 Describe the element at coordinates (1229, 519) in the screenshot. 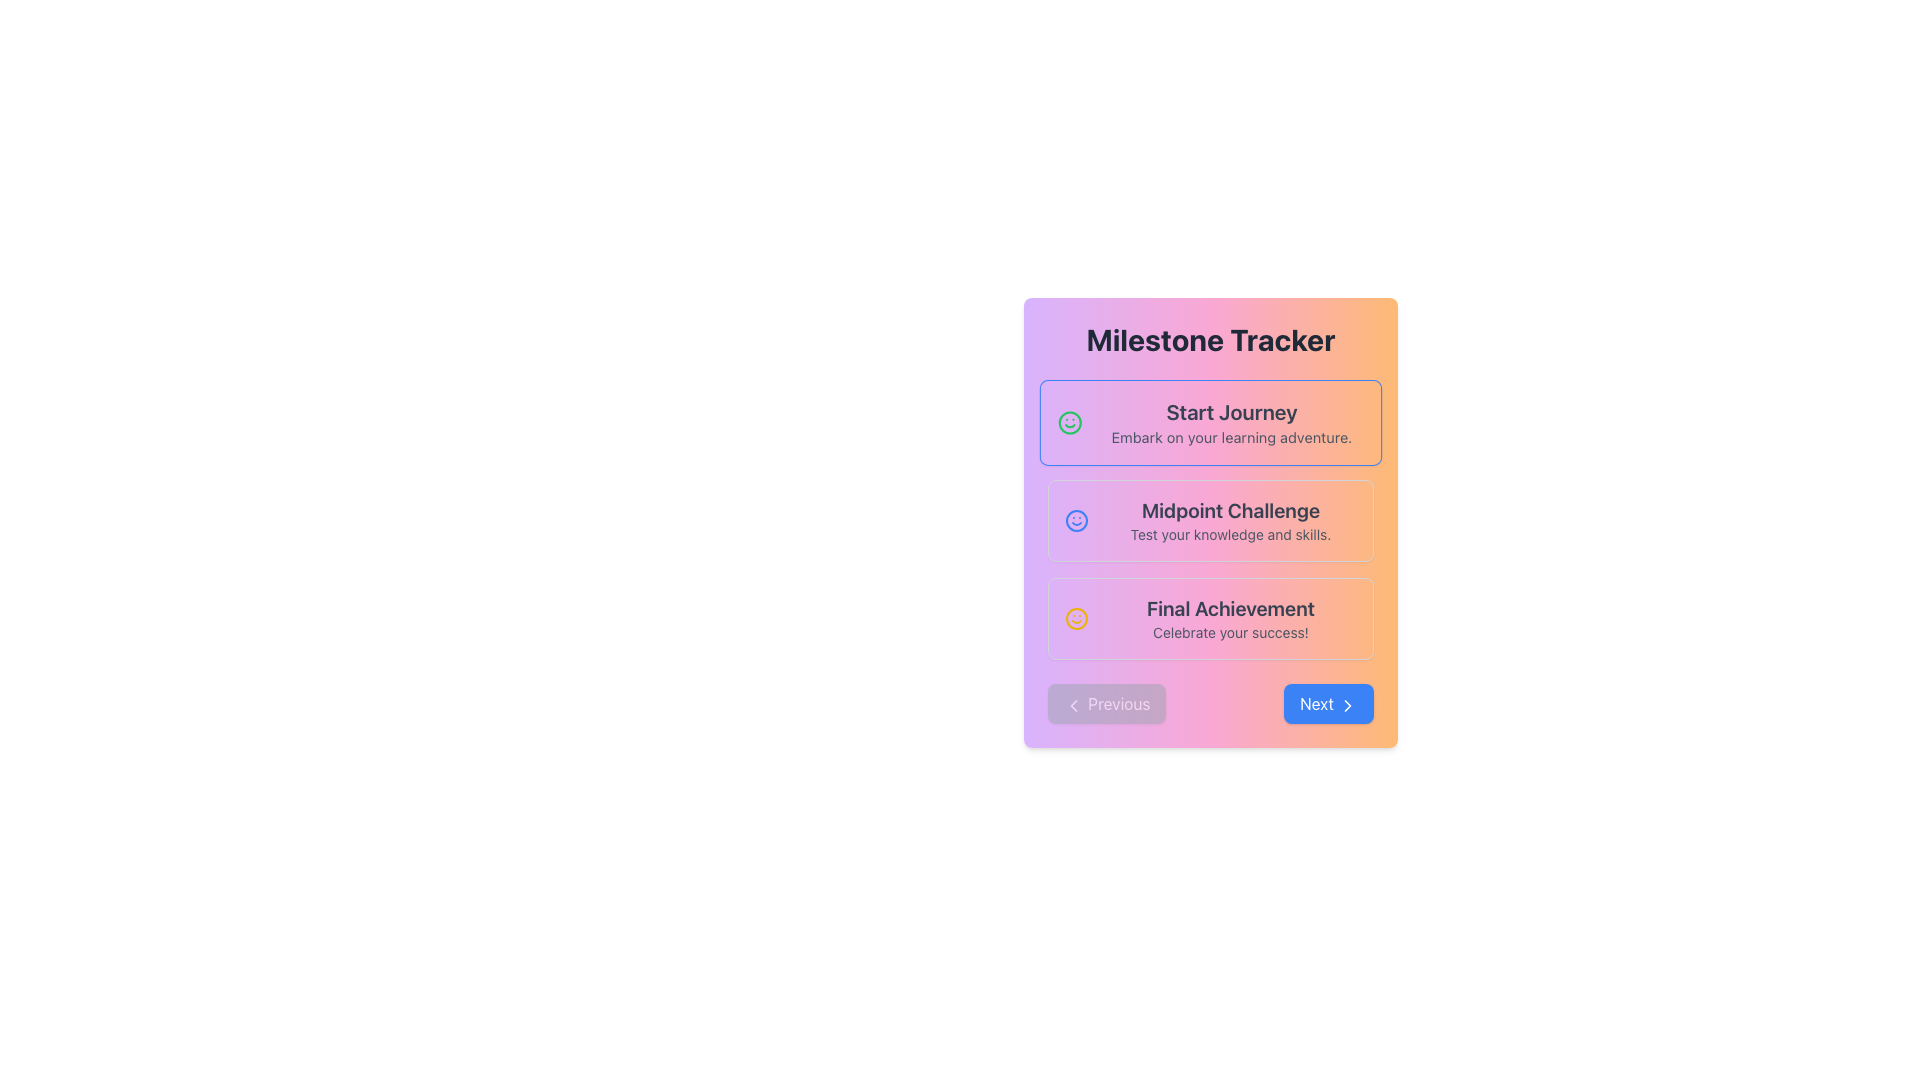

I see `the text element displaying 'Midpoint Challenge' in bold dark gray, which is the subtitle of the second milestone card in the 'Milestone Tracker.'` at that location.